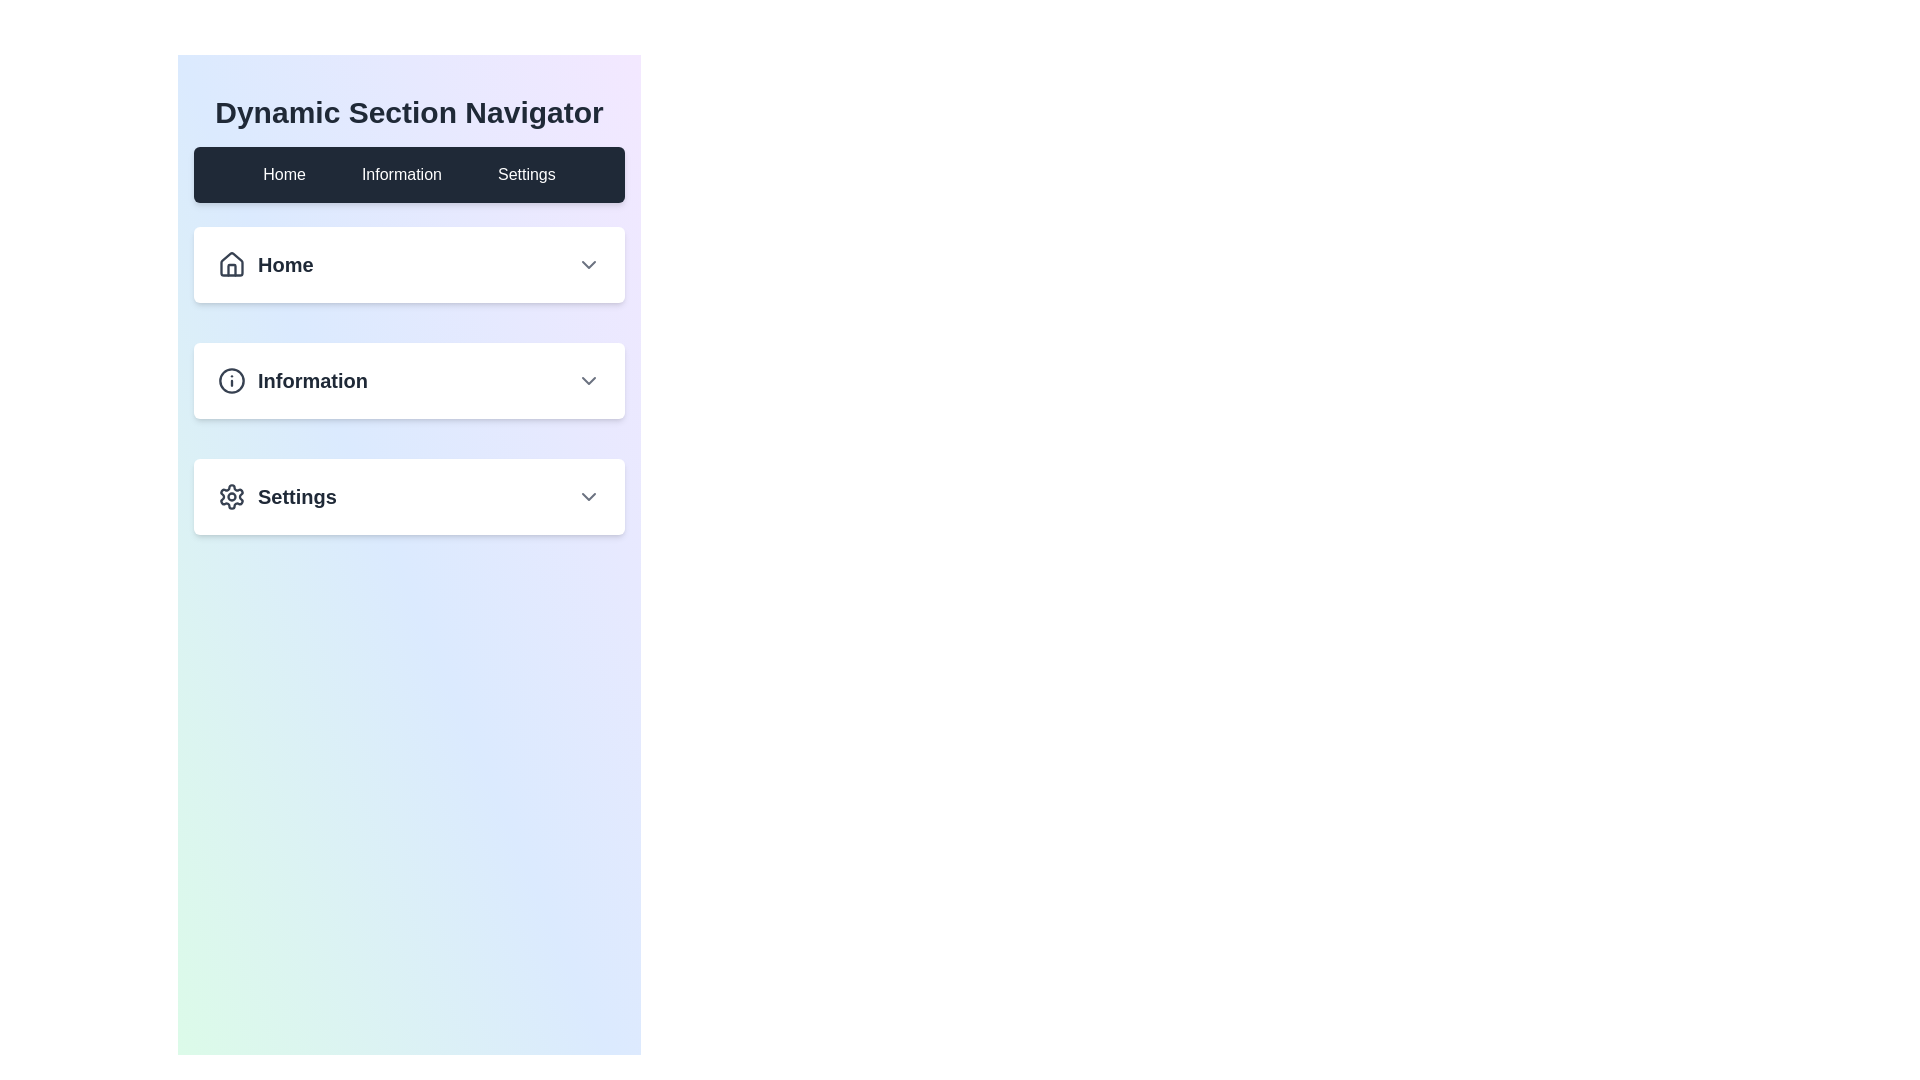 The height and width of the screenshot is (1080, 1920). I want to click on the 'Information' icon located in the second section of the vertical menu, positioned directly to the left of the text 'Information', so click(231, 381).